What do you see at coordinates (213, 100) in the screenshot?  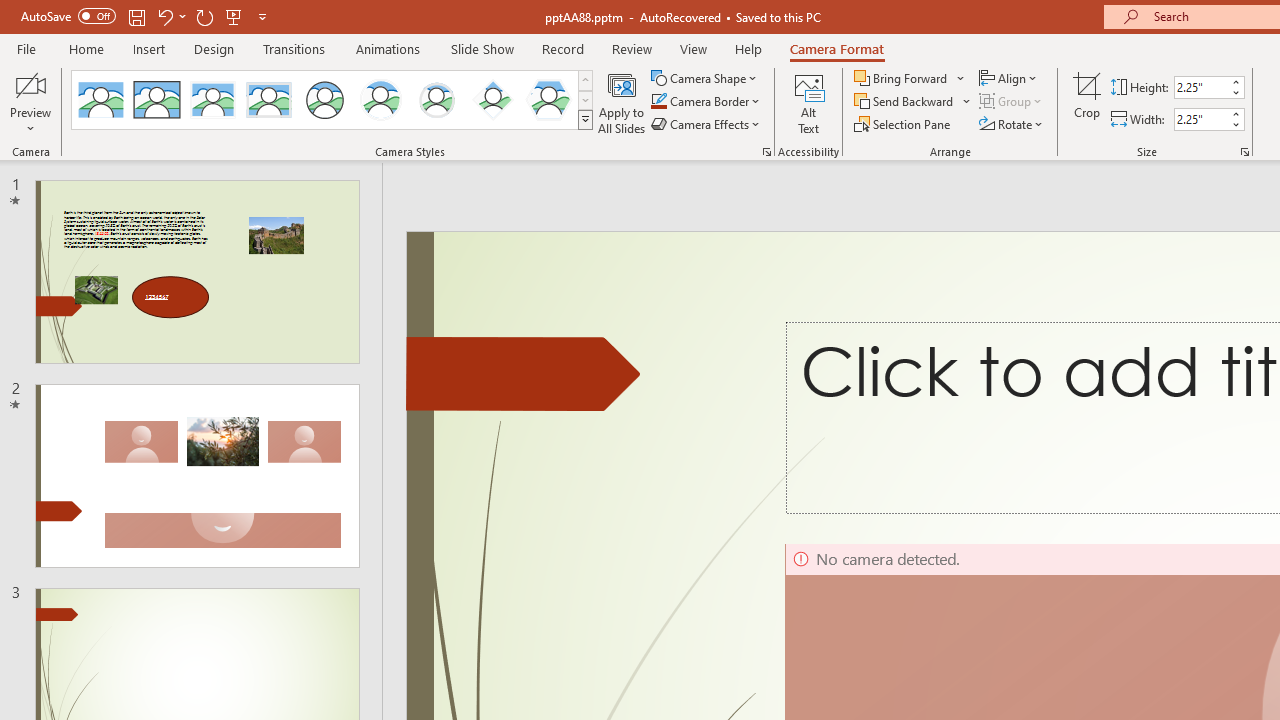 I see `'Center Shadow Rectangle'` at bounding box center [213, 100].